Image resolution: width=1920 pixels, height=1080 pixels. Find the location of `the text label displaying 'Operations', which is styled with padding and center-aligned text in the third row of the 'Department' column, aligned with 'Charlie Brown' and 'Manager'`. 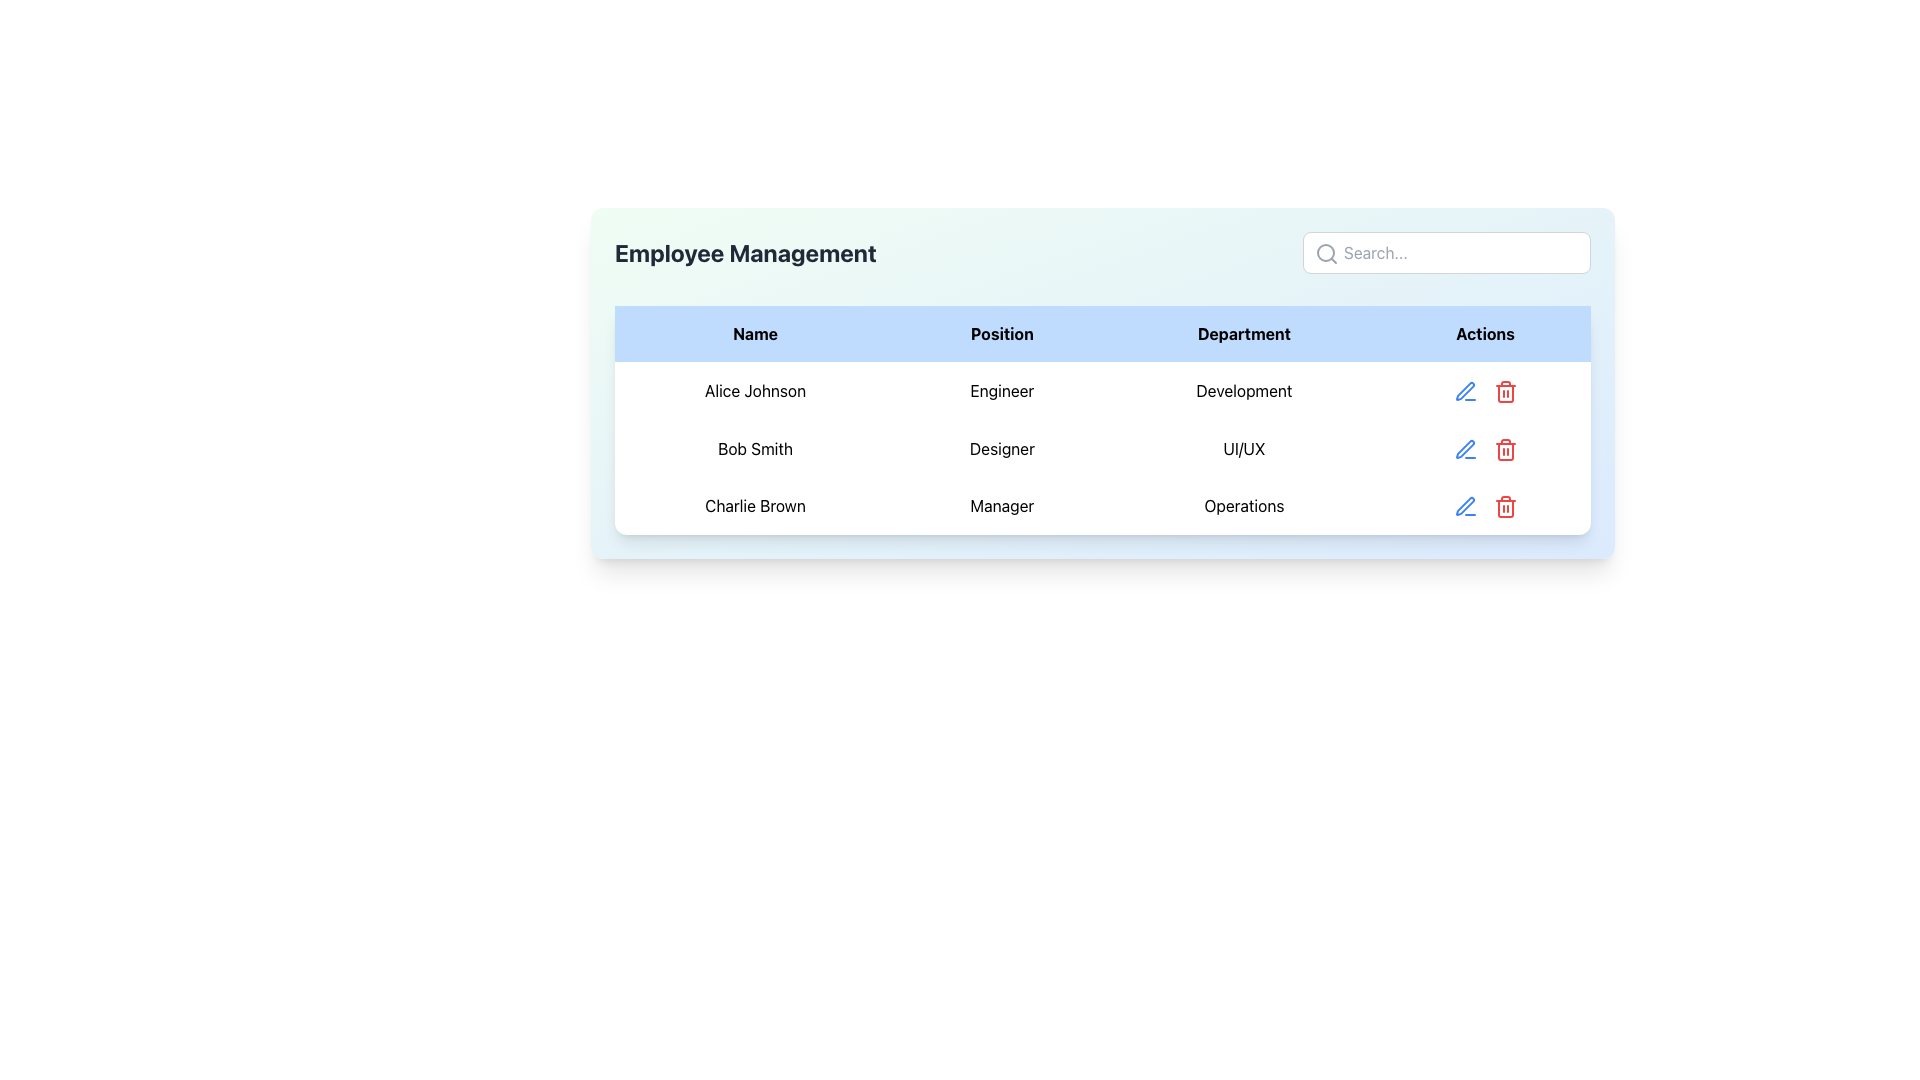

the text label displaying 'Operations', which is styled with padding and center-aligned text in the third row of the 'Department' column, aligned with 'Charlie Brown' and 'Manager' is located at coordinates (1243, 505).